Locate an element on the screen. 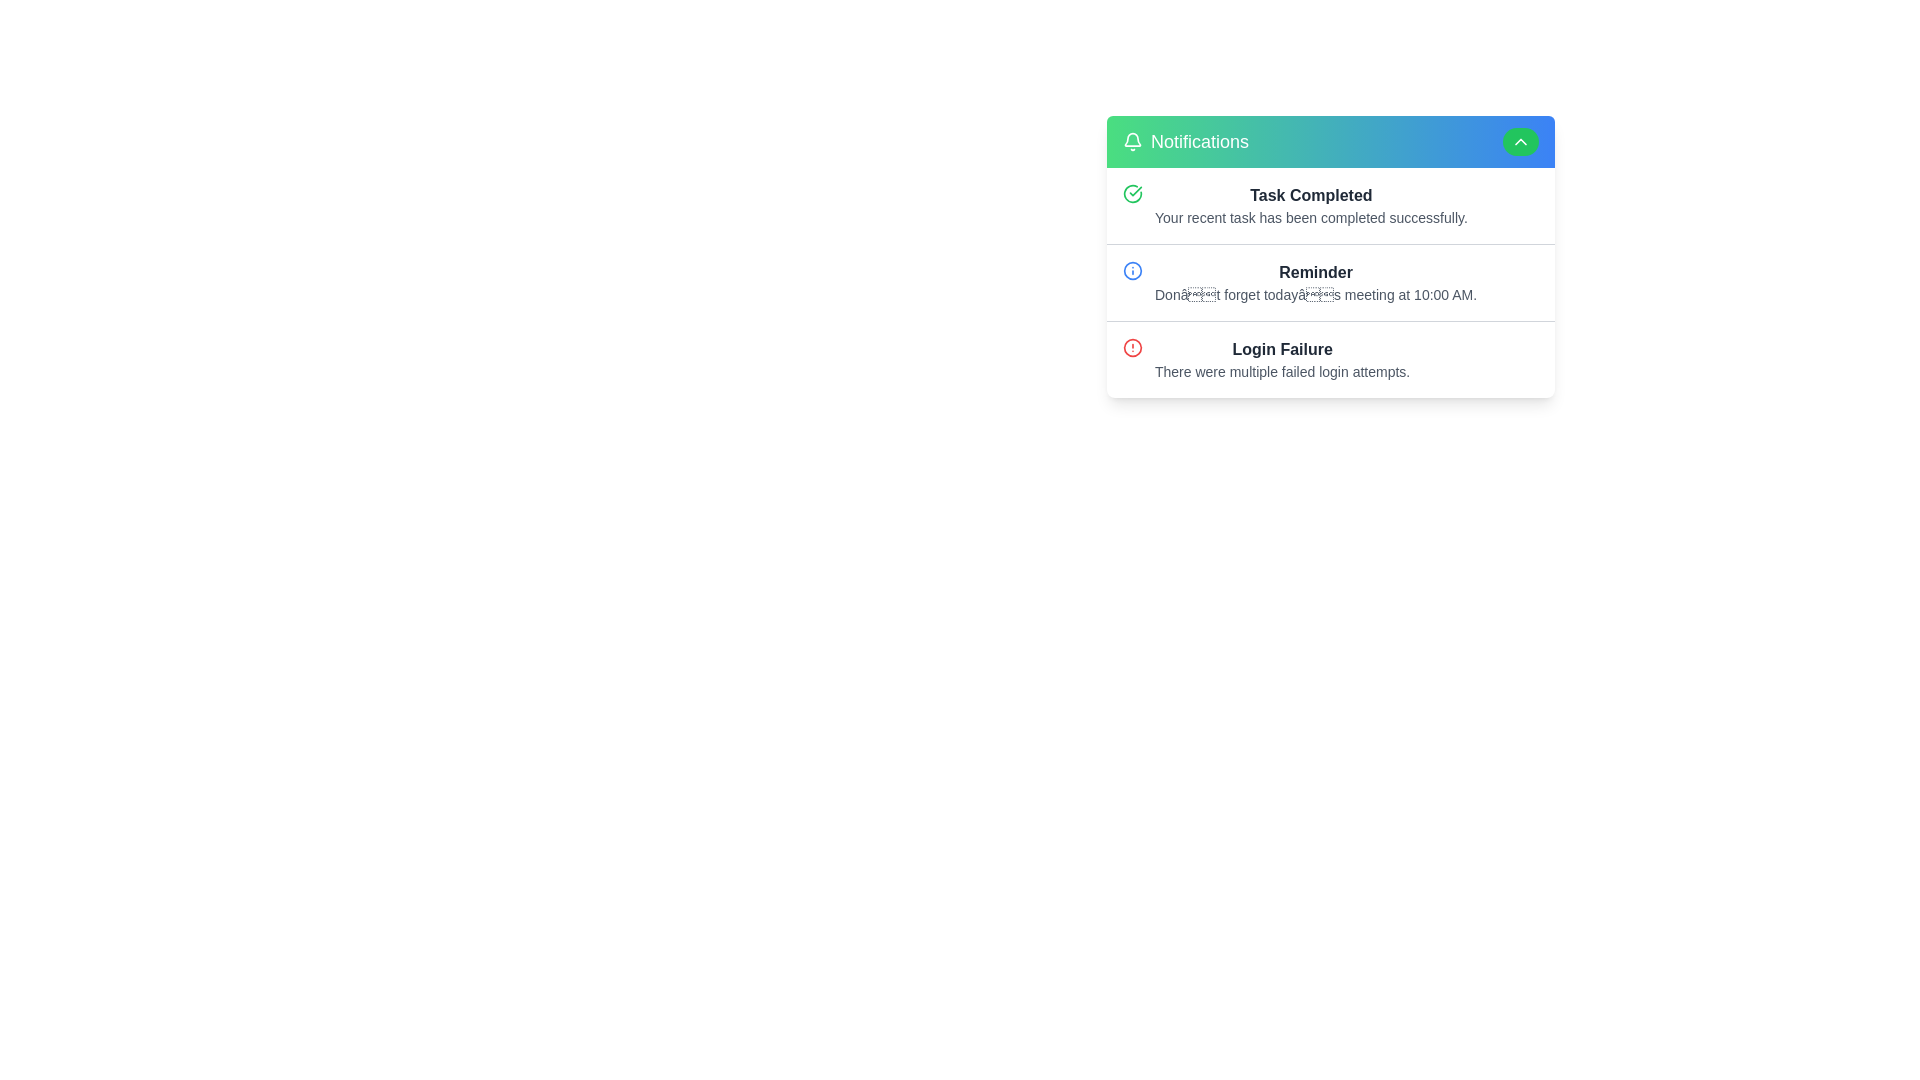 Image resolution: width=1920 pixels, height=1080 pixels. the upward-pointing chevron icon within the green rounded button located at the top-right corner of the notification panel is located at coordinates (1520, 141).